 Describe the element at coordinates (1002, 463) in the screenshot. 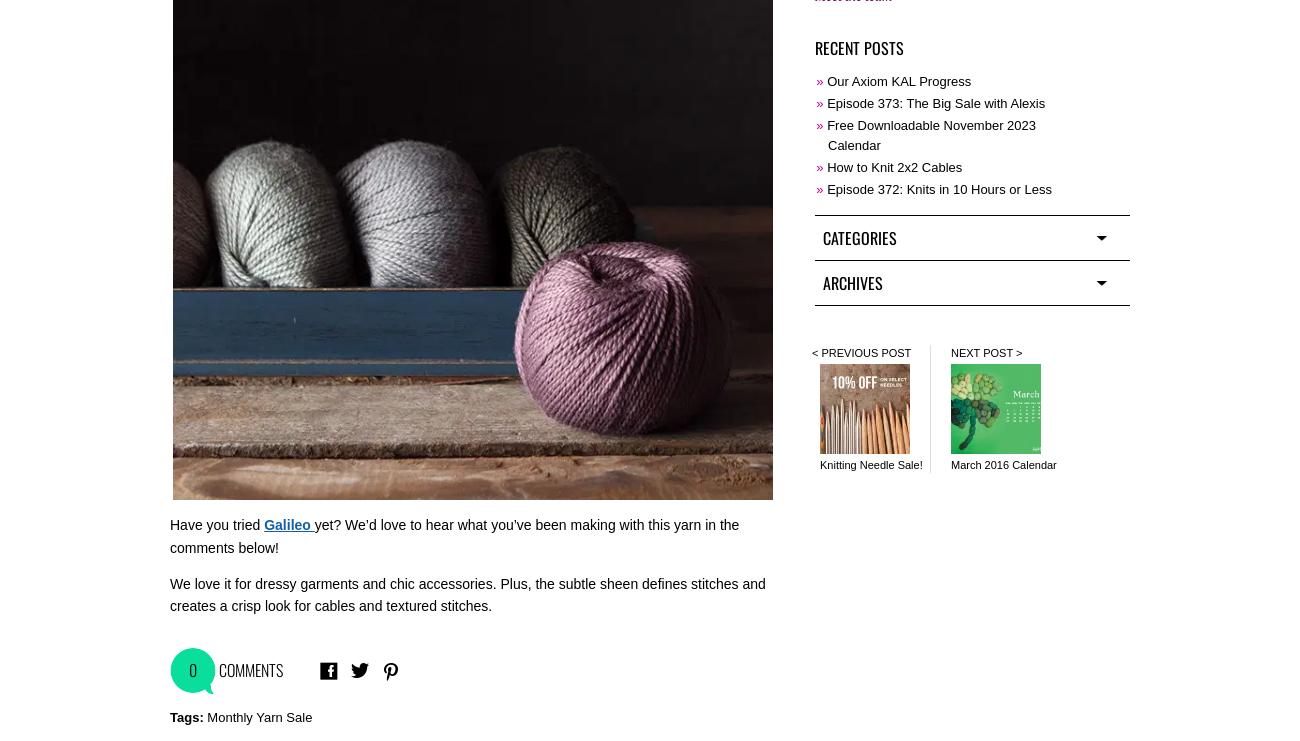

I see `'March 2016 Calendar'` at that location.